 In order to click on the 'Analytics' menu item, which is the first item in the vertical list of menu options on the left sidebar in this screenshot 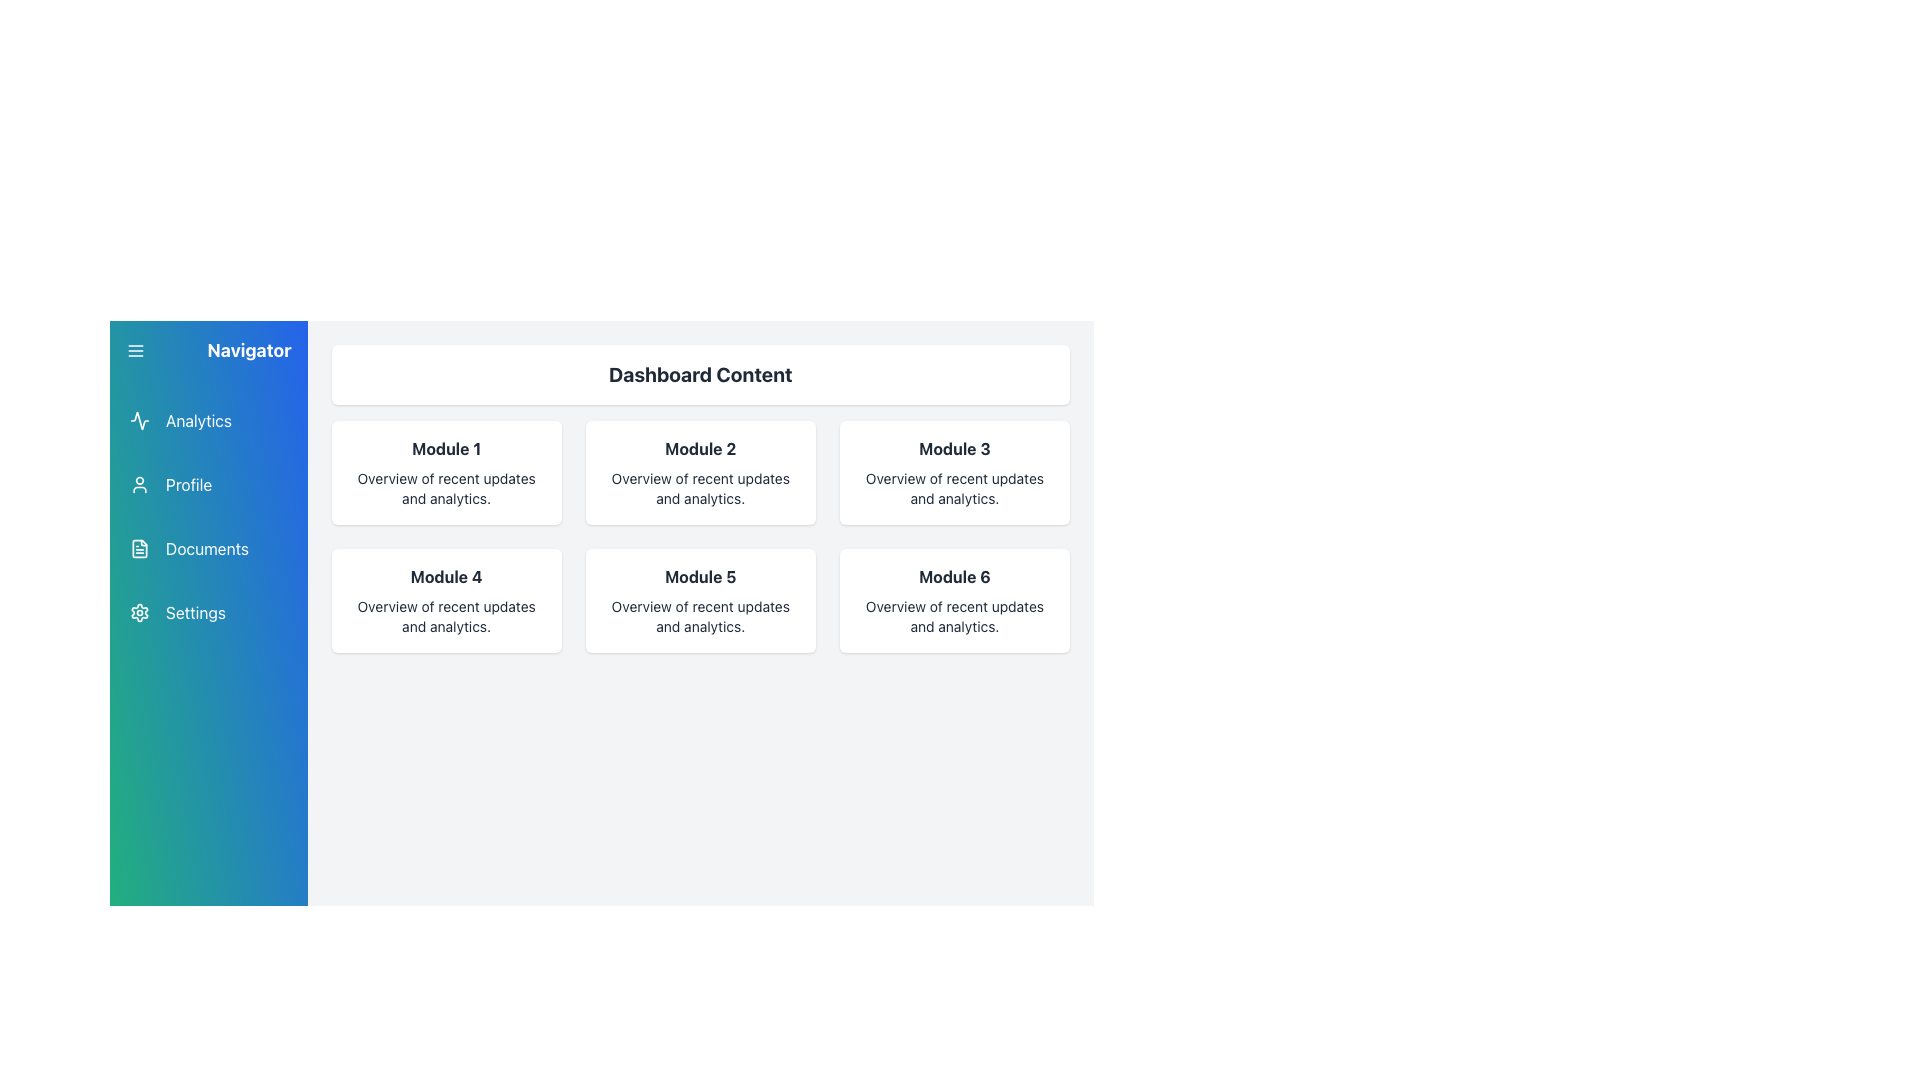, I will do `click(208, 419)`.